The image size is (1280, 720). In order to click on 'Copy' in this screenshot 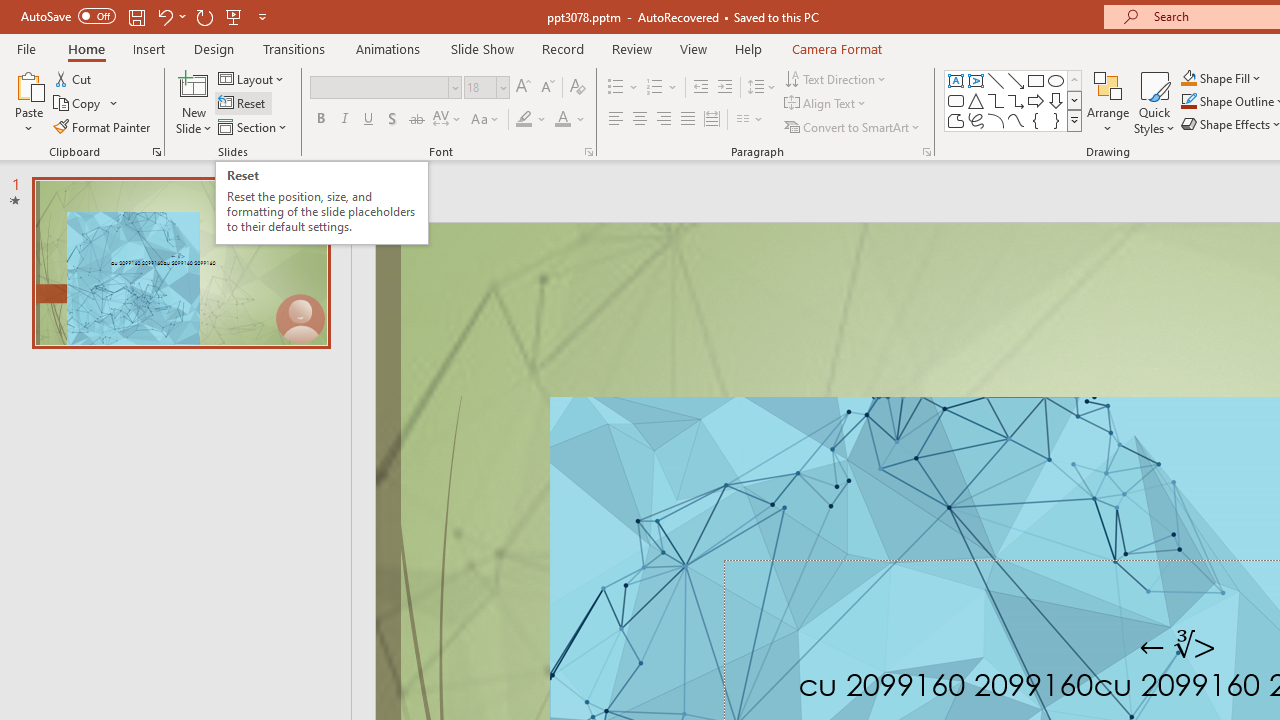, I will do `click(78, 103)`.